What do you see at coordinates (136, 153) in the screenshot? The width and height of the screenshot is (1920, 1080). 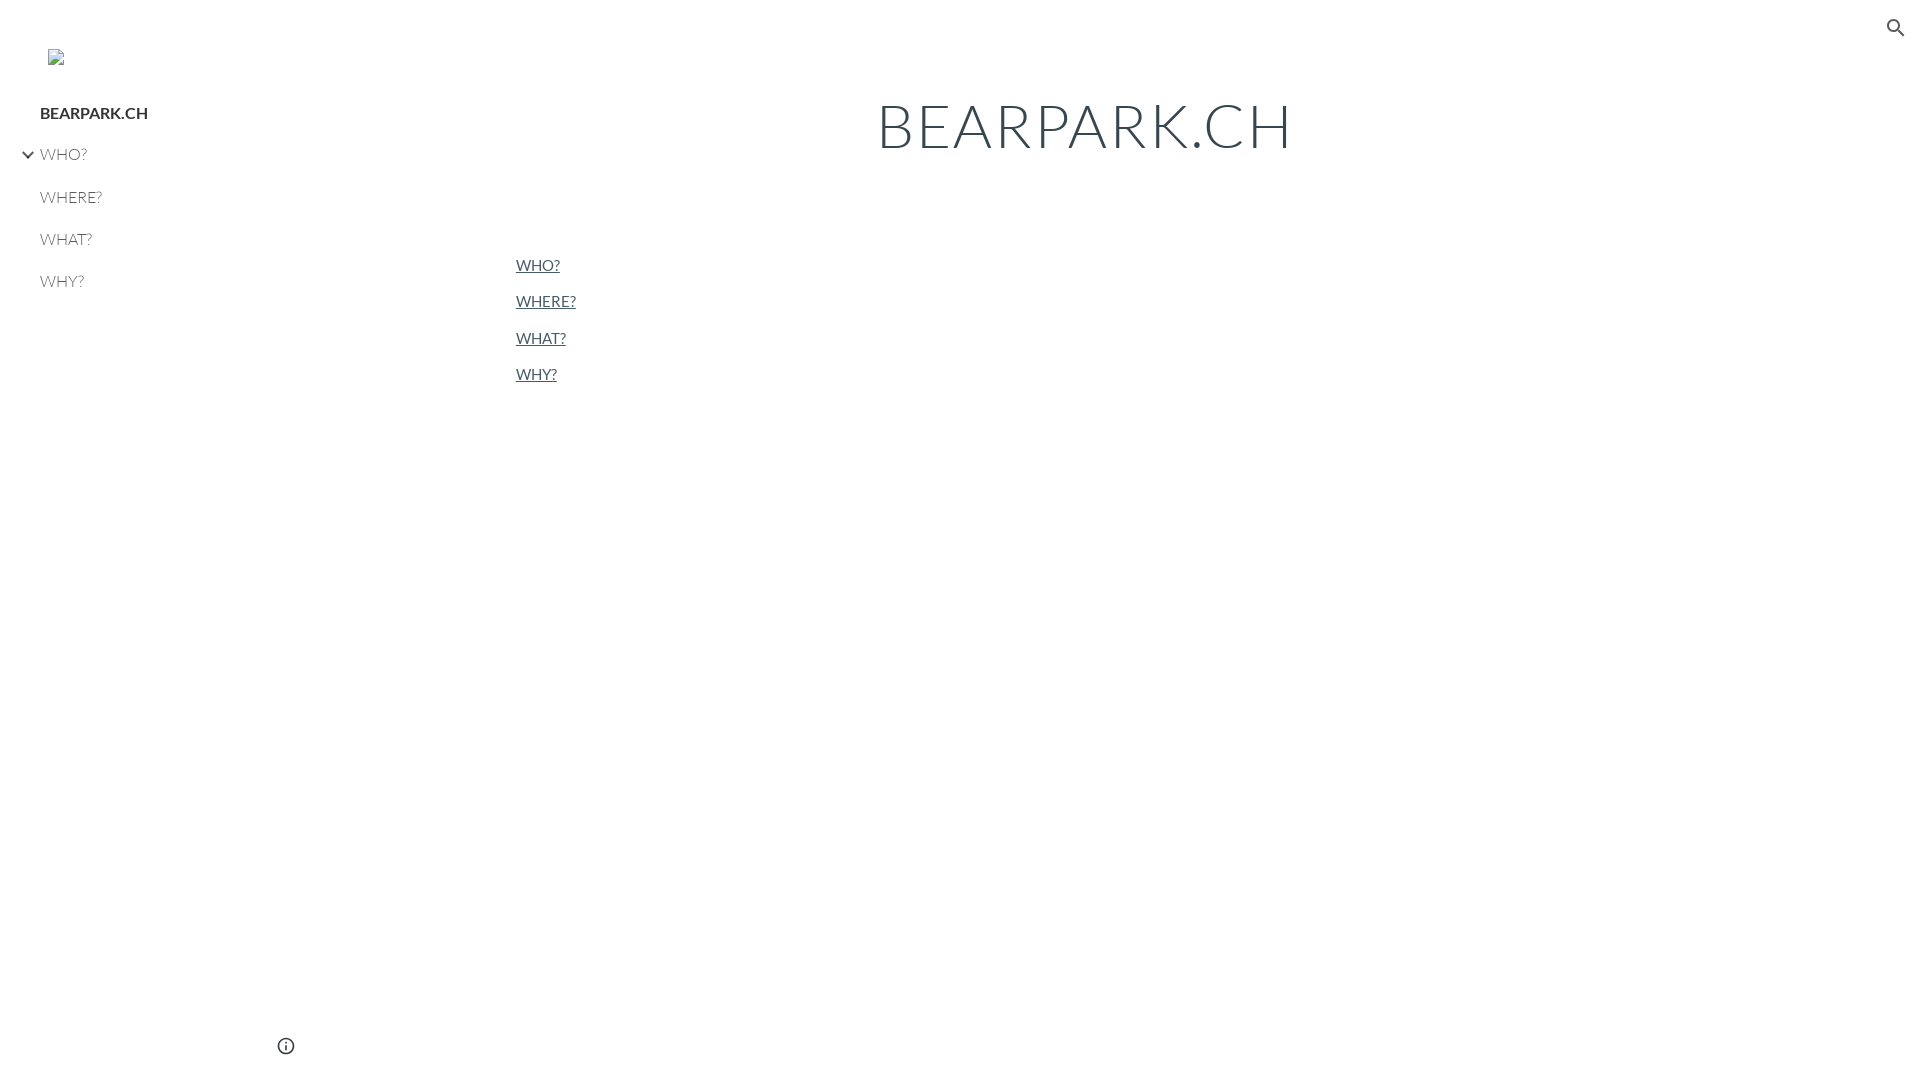 I see `'WHO?'` at bounding box center [136, 153].